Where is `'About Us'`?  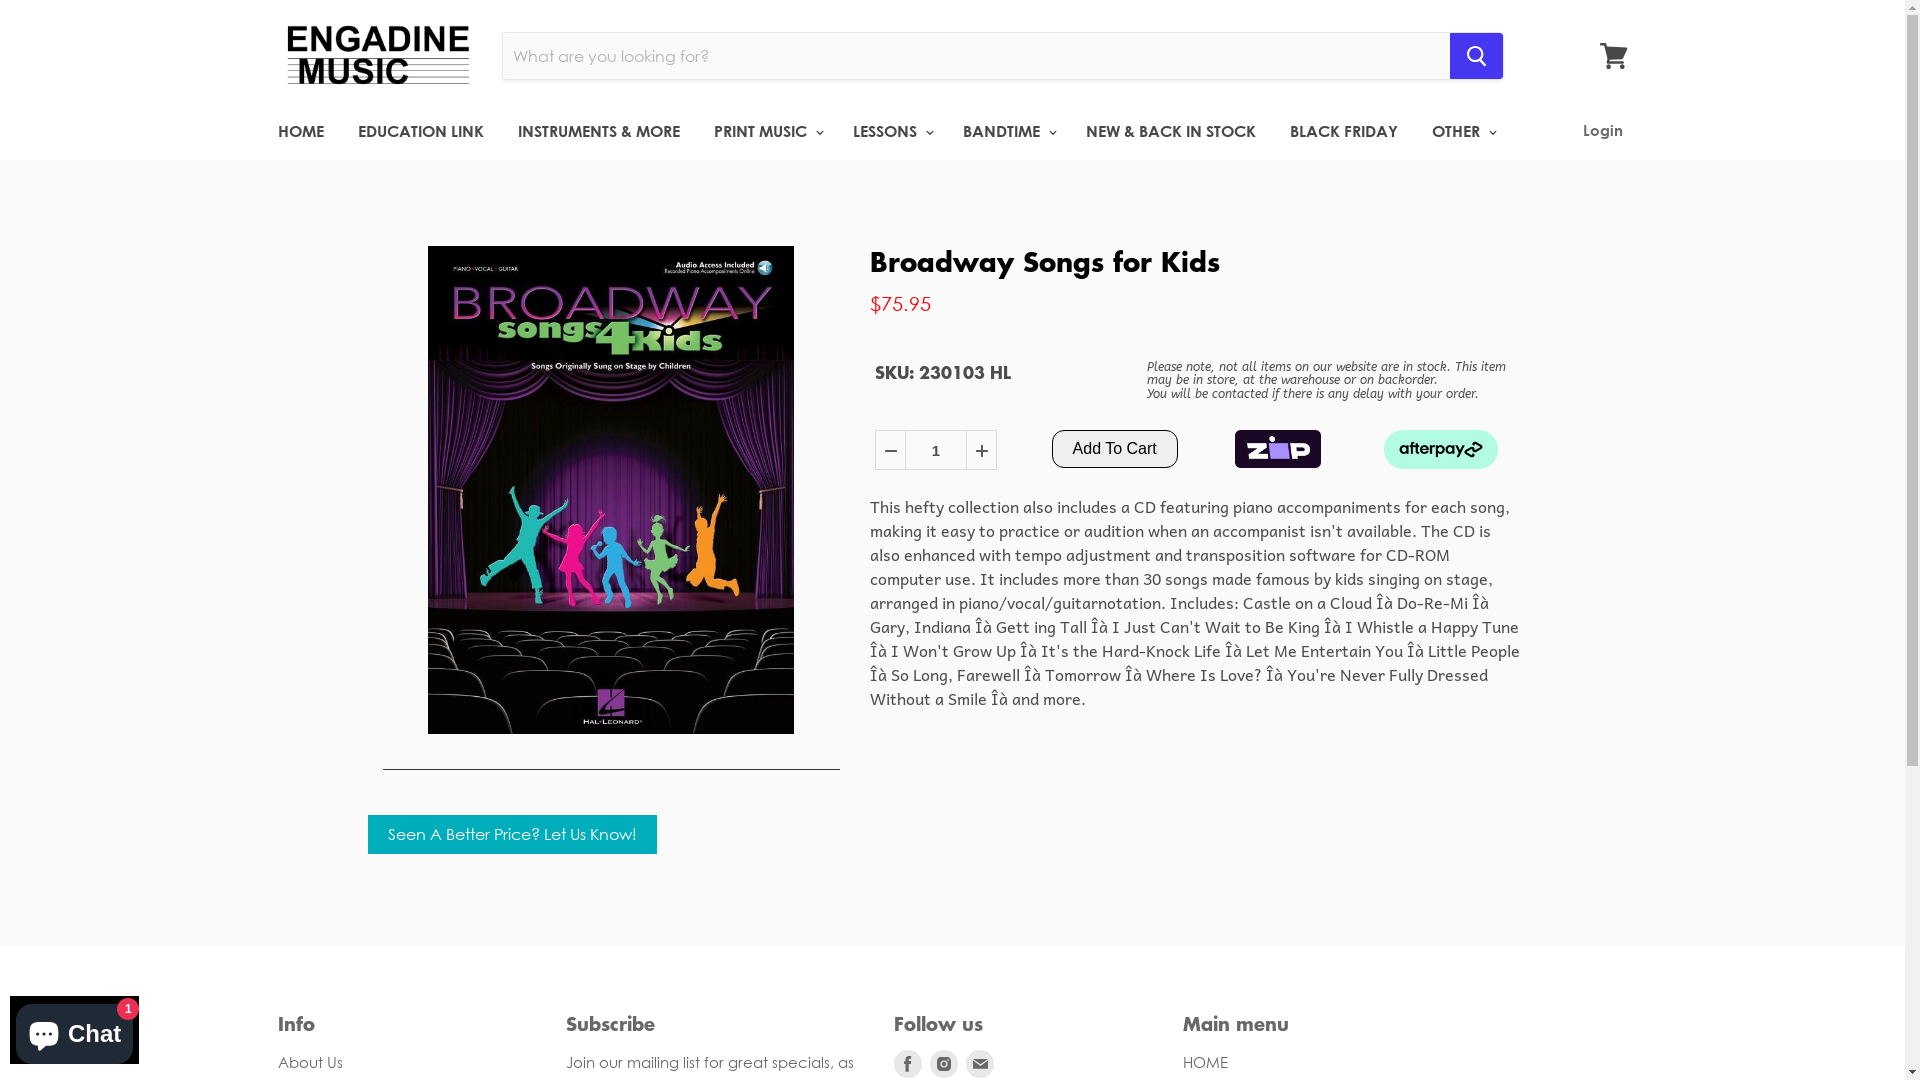 'About Us' is located at coordinates (309, 1060).